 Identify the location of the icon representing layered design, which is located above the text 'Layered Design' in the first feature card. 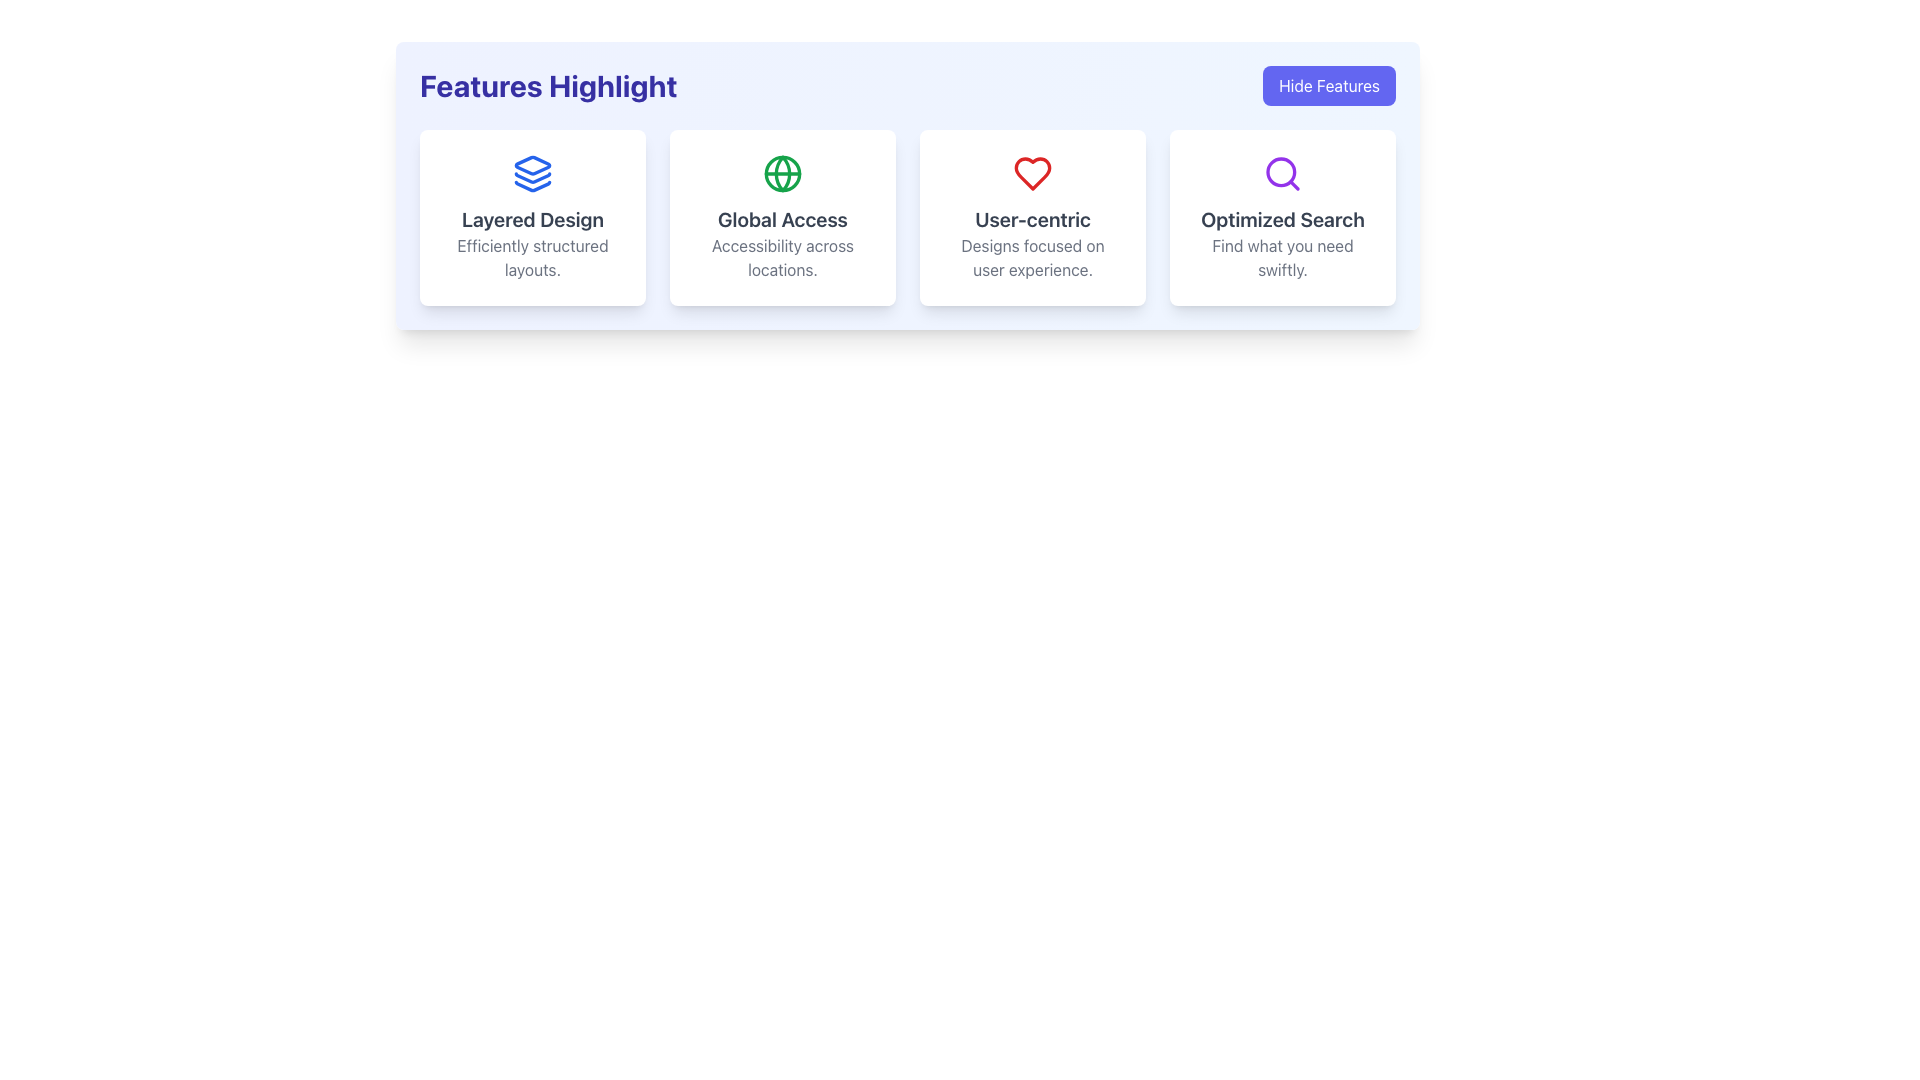
(532, 172).